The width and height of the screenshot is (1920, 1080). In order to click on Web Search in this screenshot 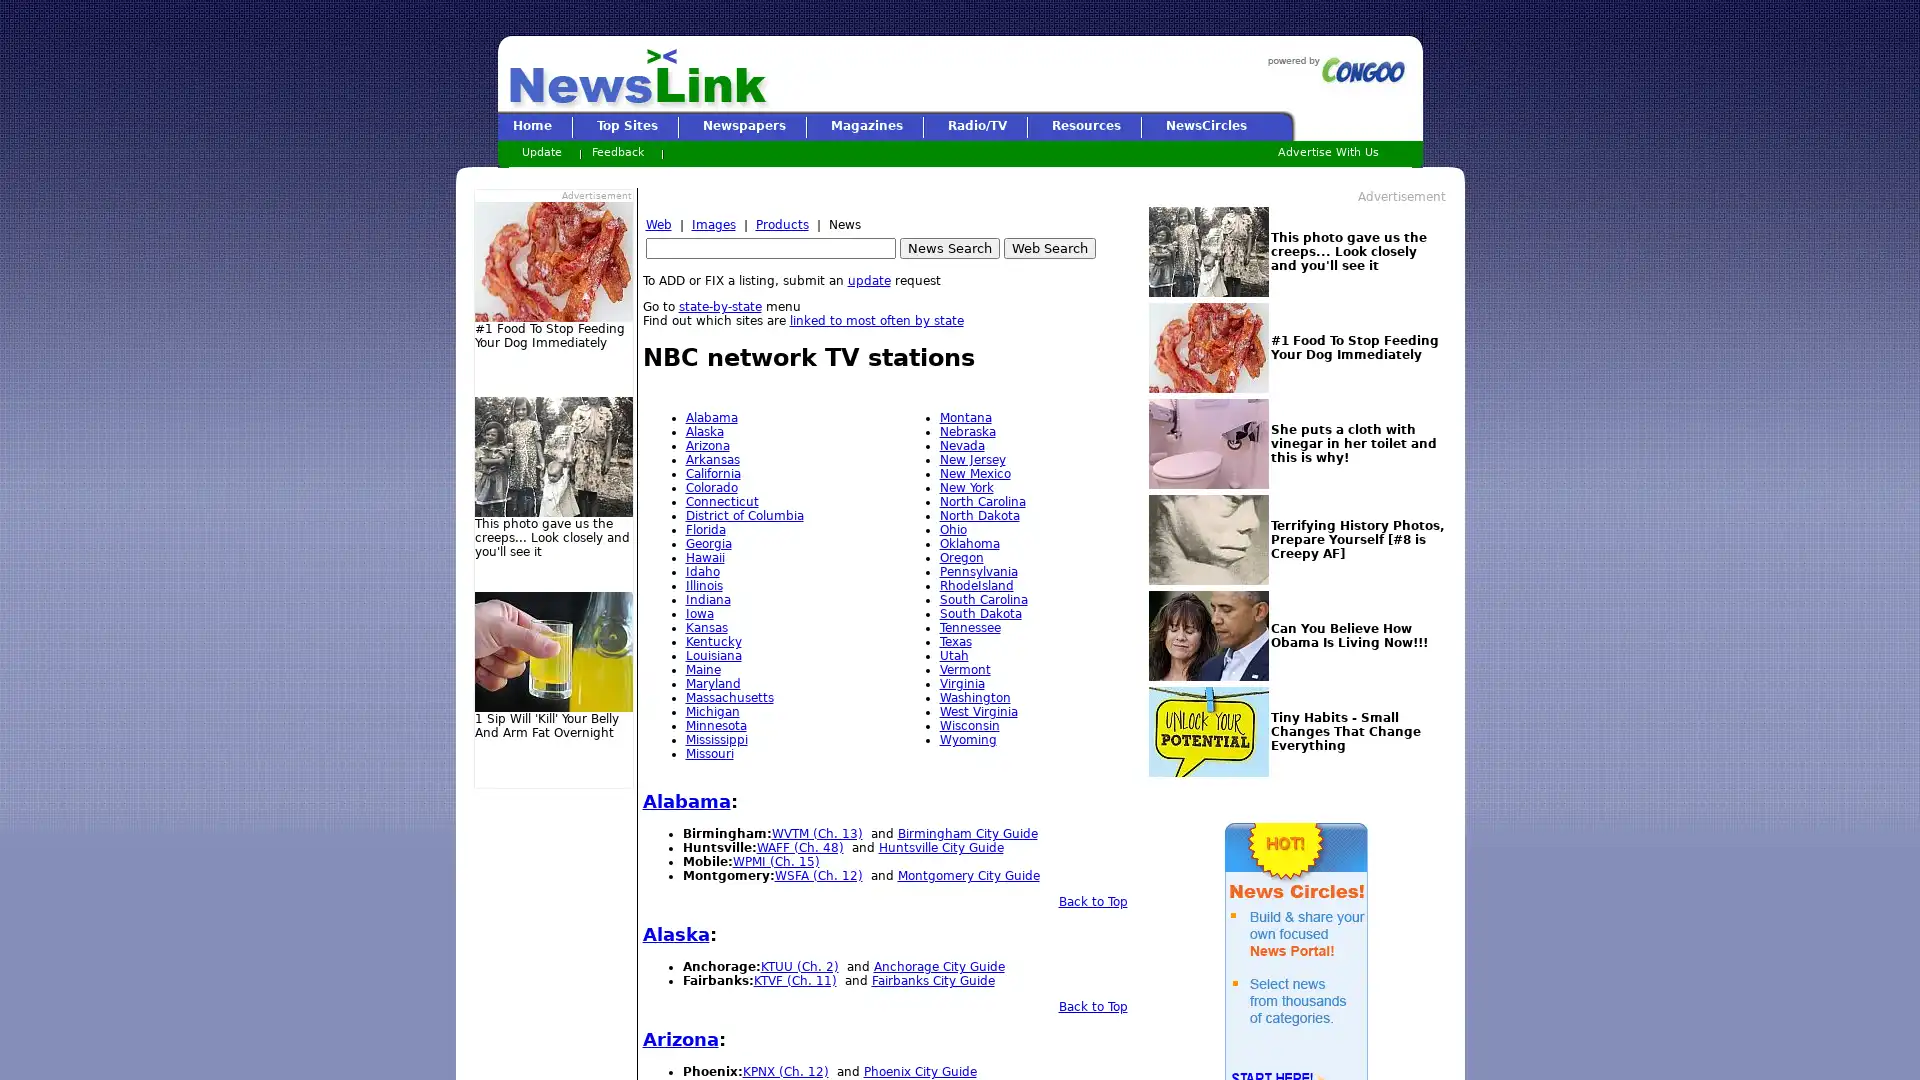, I will do `click(1048, 247)`.